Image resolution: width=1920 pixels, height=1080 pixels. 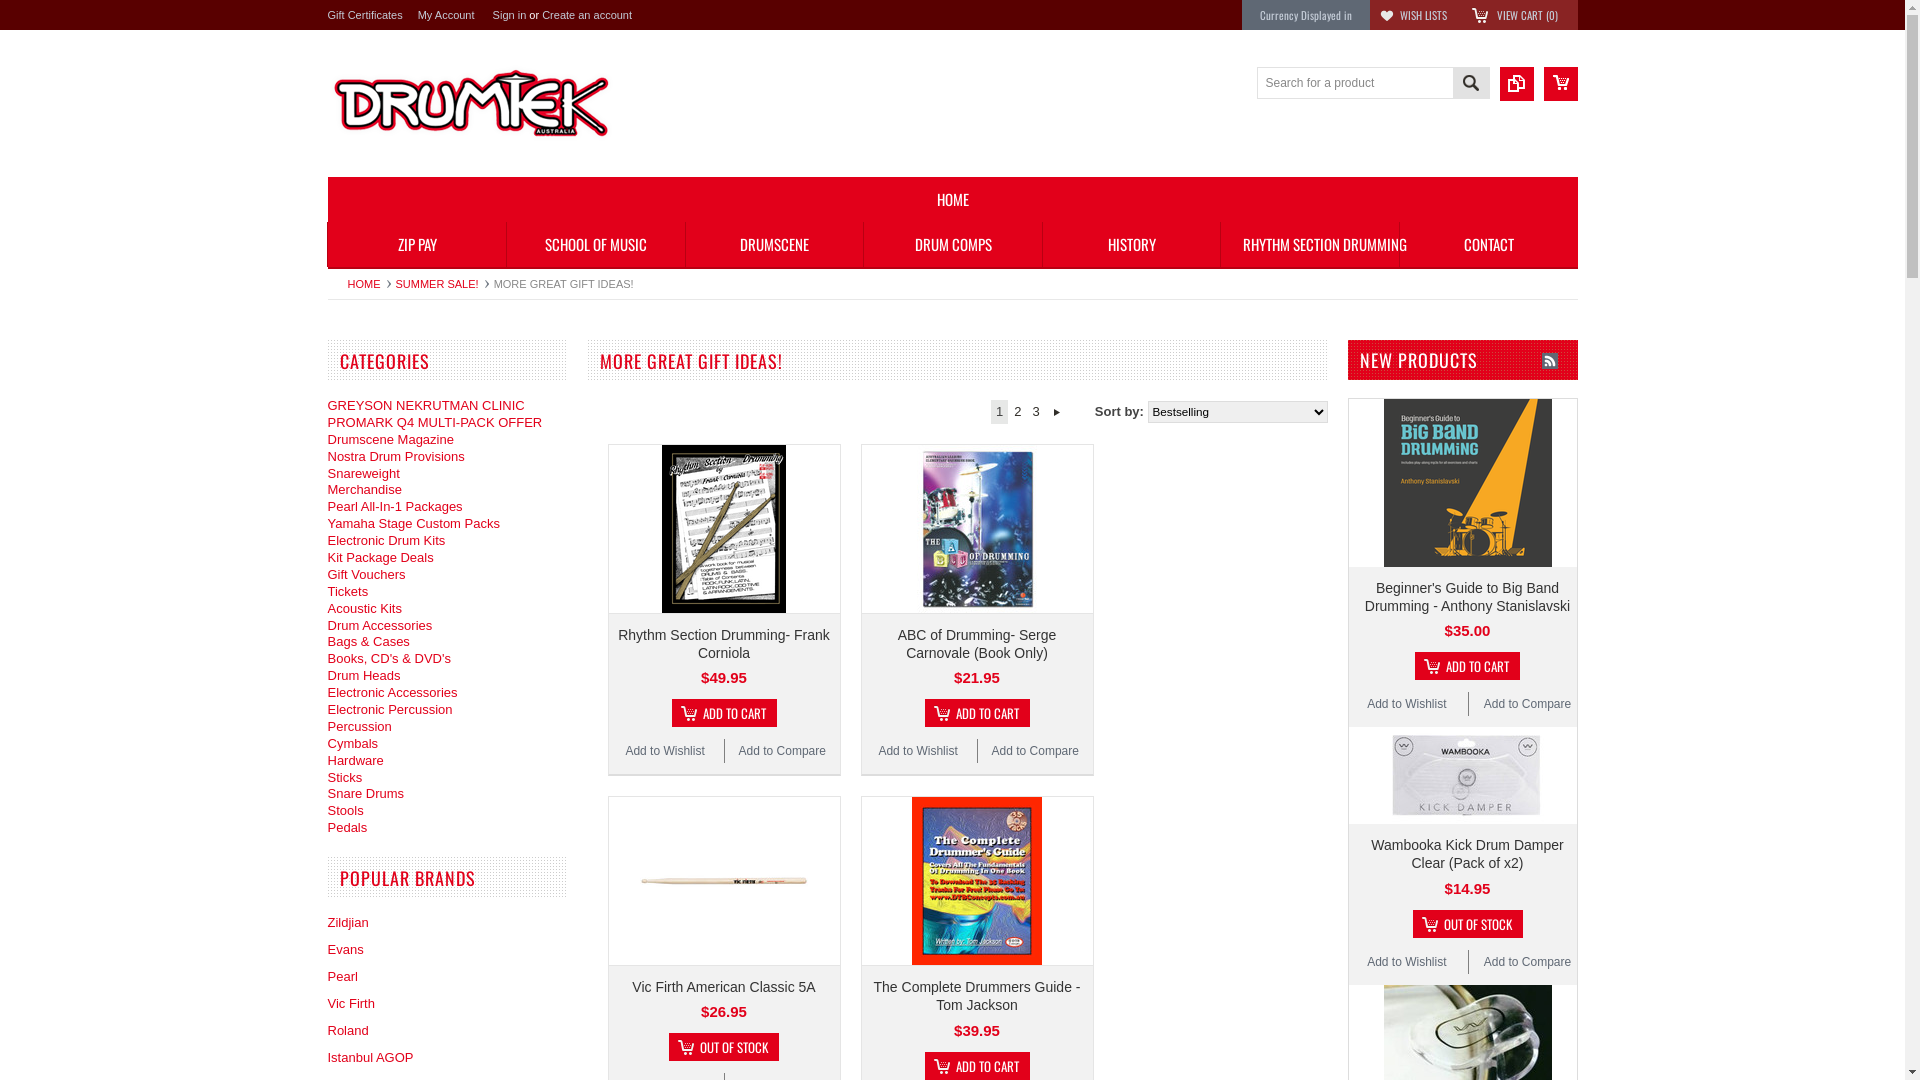 What do you see at coordinates (509, 15) in the screenshot?
I see `'Sign in'` at bounding box center [509, 15].